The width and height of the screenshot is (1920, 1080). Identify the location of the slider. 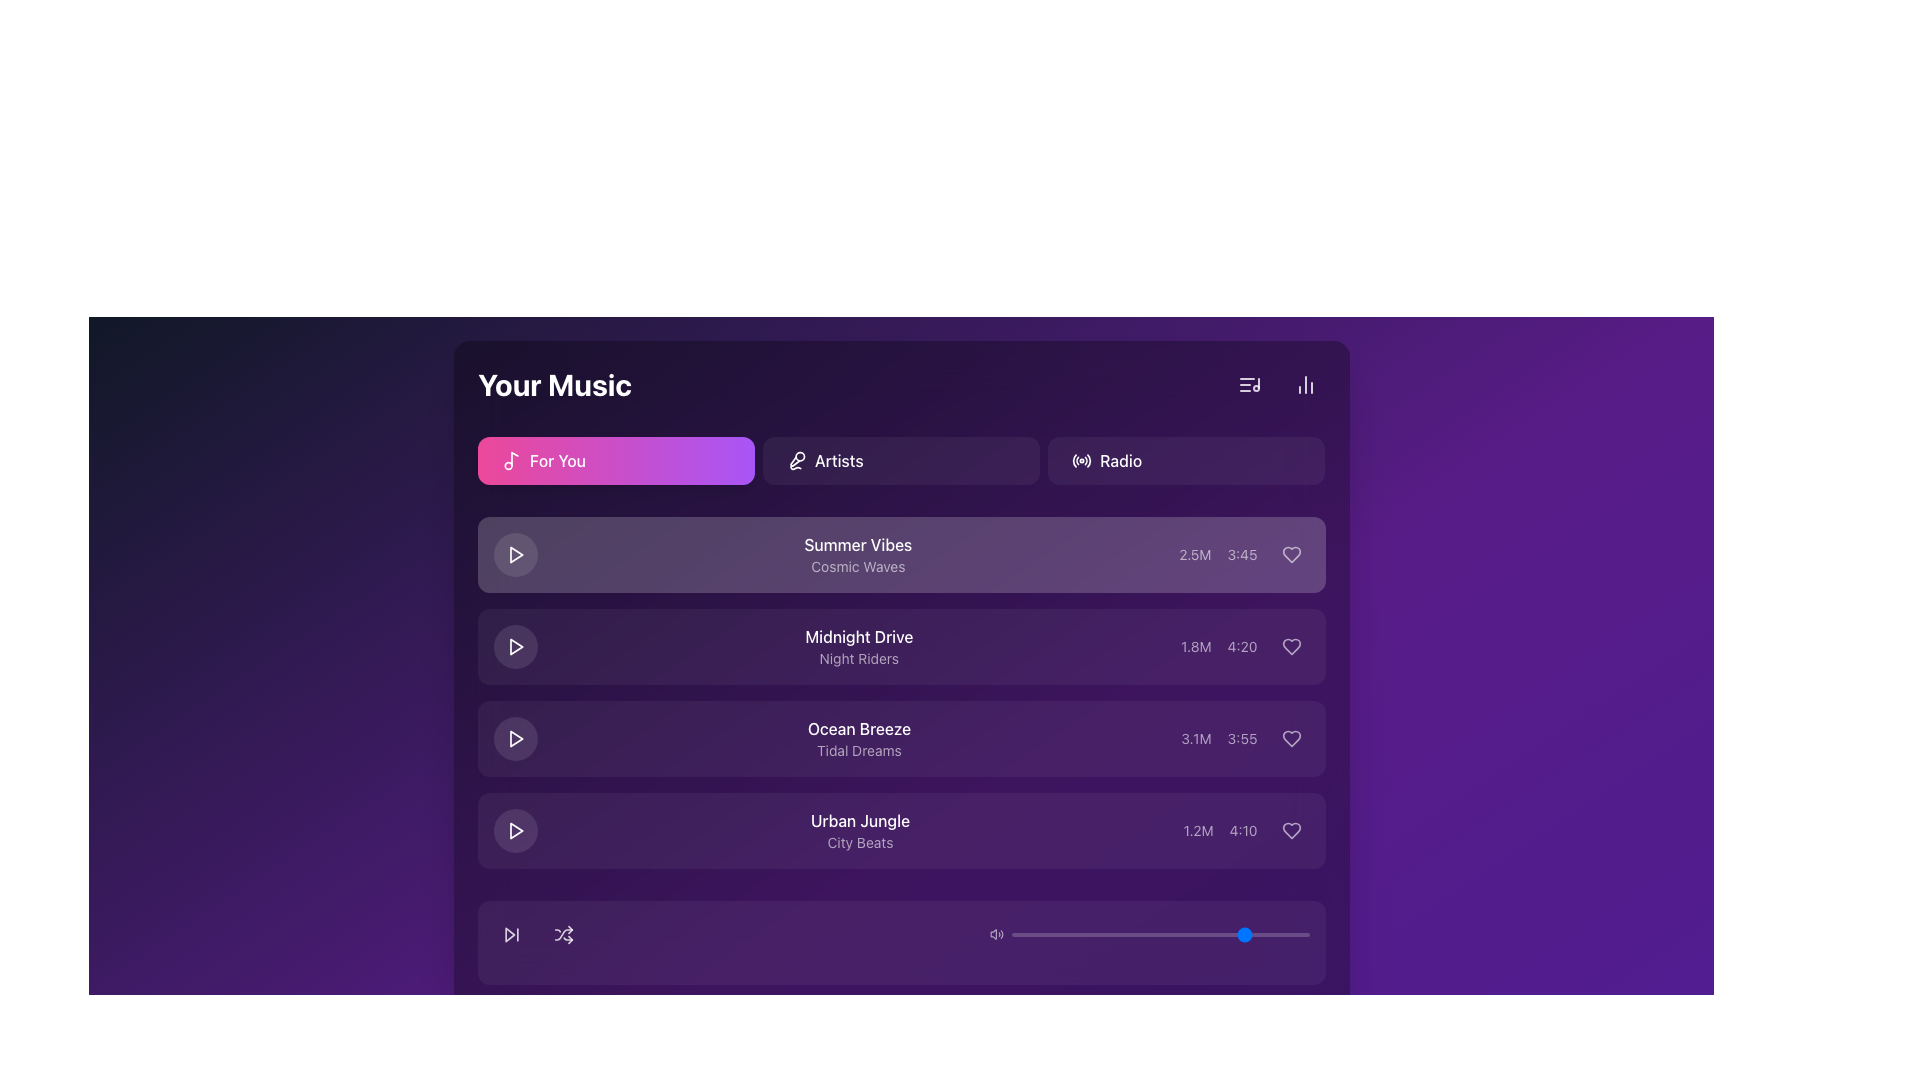
(1237, 934).